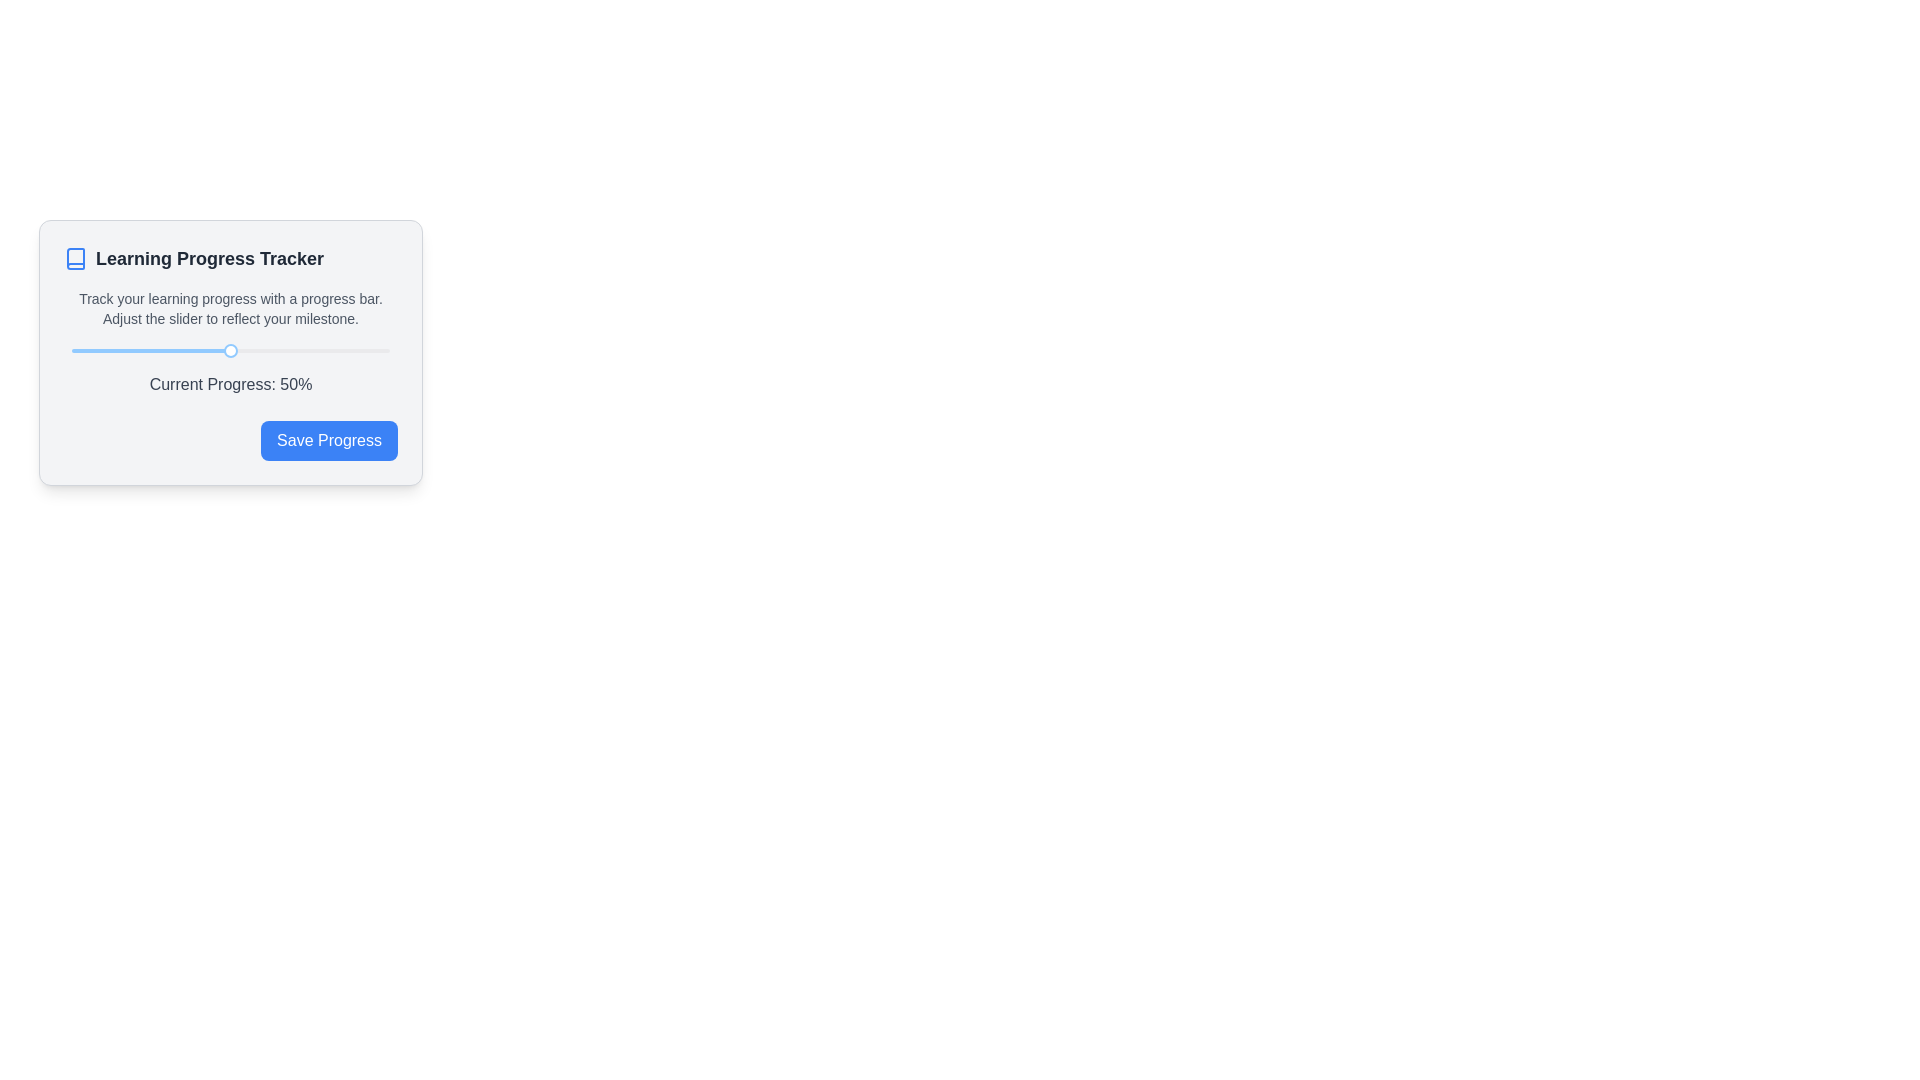 Image resolution: width=1920 pixels, height=1080 pixels. What do you see at coordinates (227, 350) in the screenshot?
I see `the current progress` at bounding box center [227, 350].